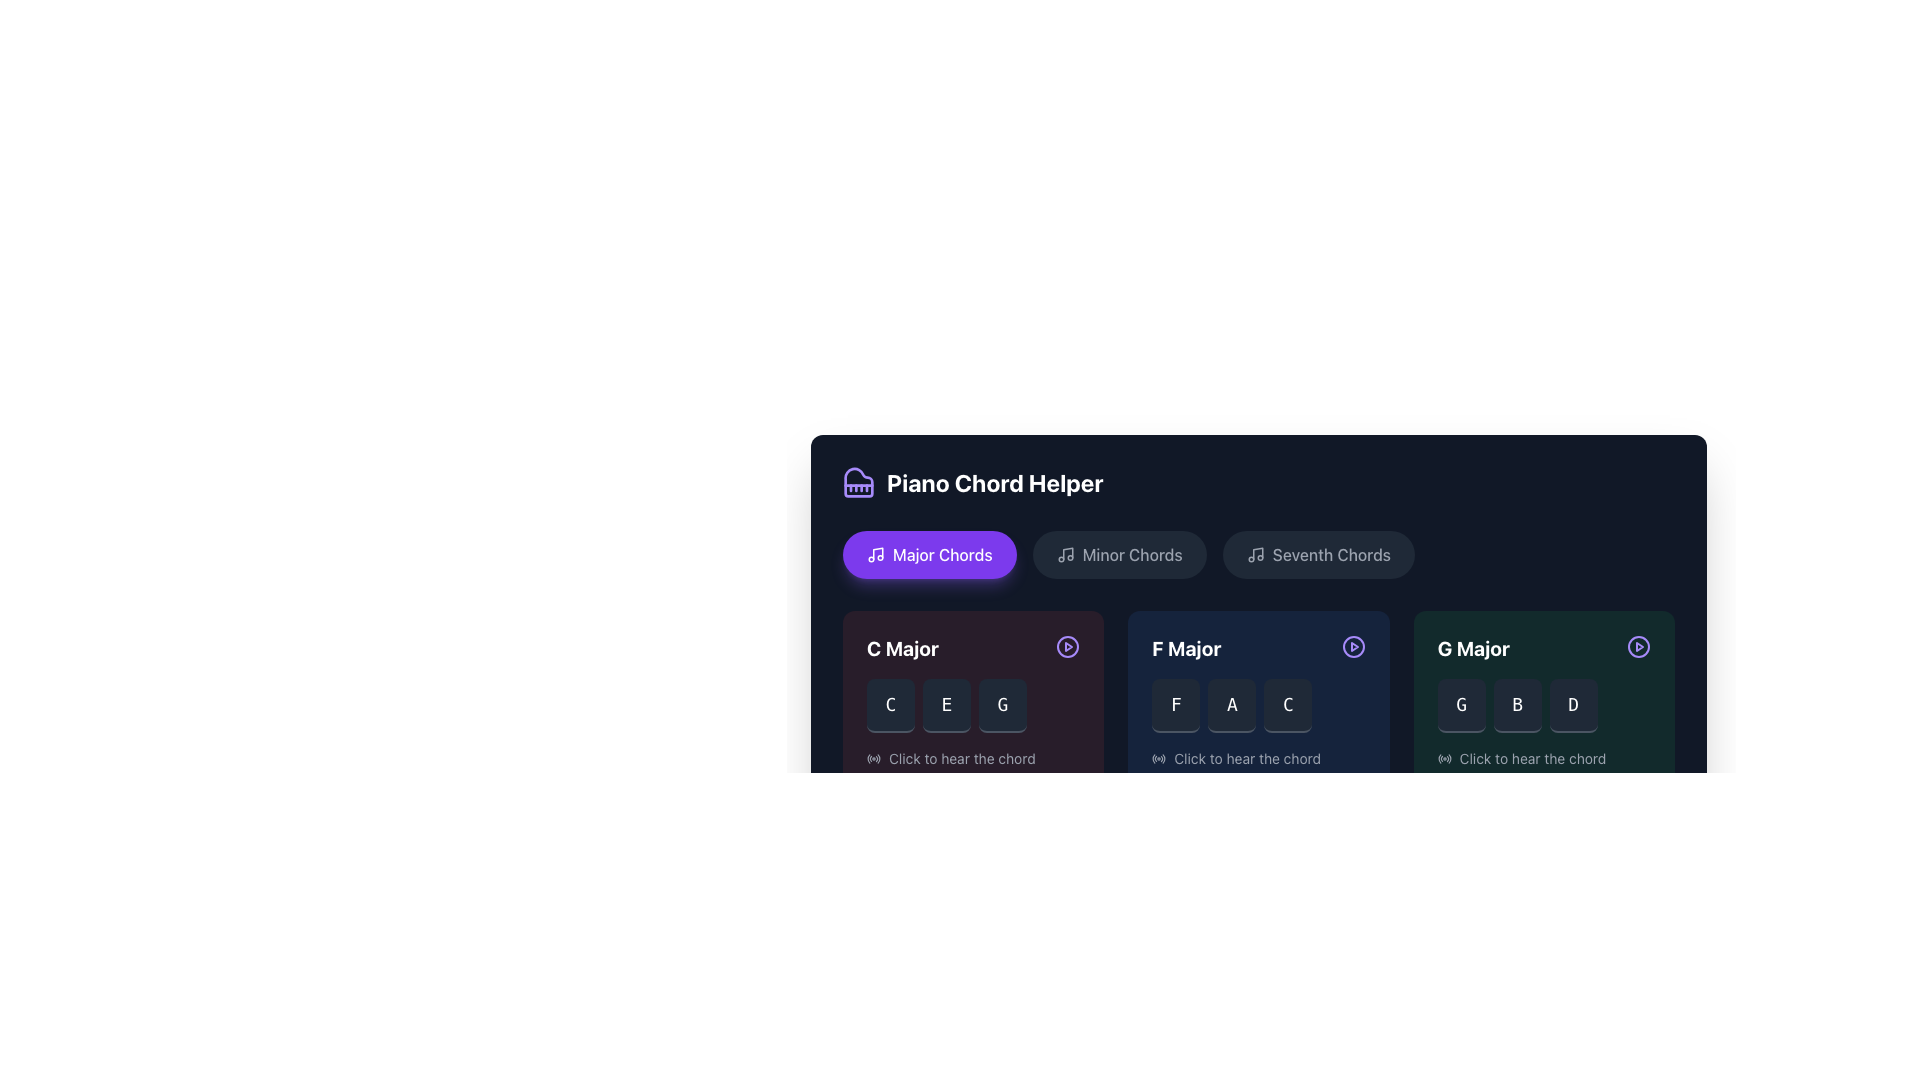 The width and height of the screenshot is (1920, 1080). What do you see at coordinates (1118, 555) in the screenshot?
I see `the 'Minor Chords' button, which has a rounded shape, gray background, a music note icon, and light gray text, positioned between 'Major Chords' and 'Seventh Chords'` at bounding box center [1118, 555].